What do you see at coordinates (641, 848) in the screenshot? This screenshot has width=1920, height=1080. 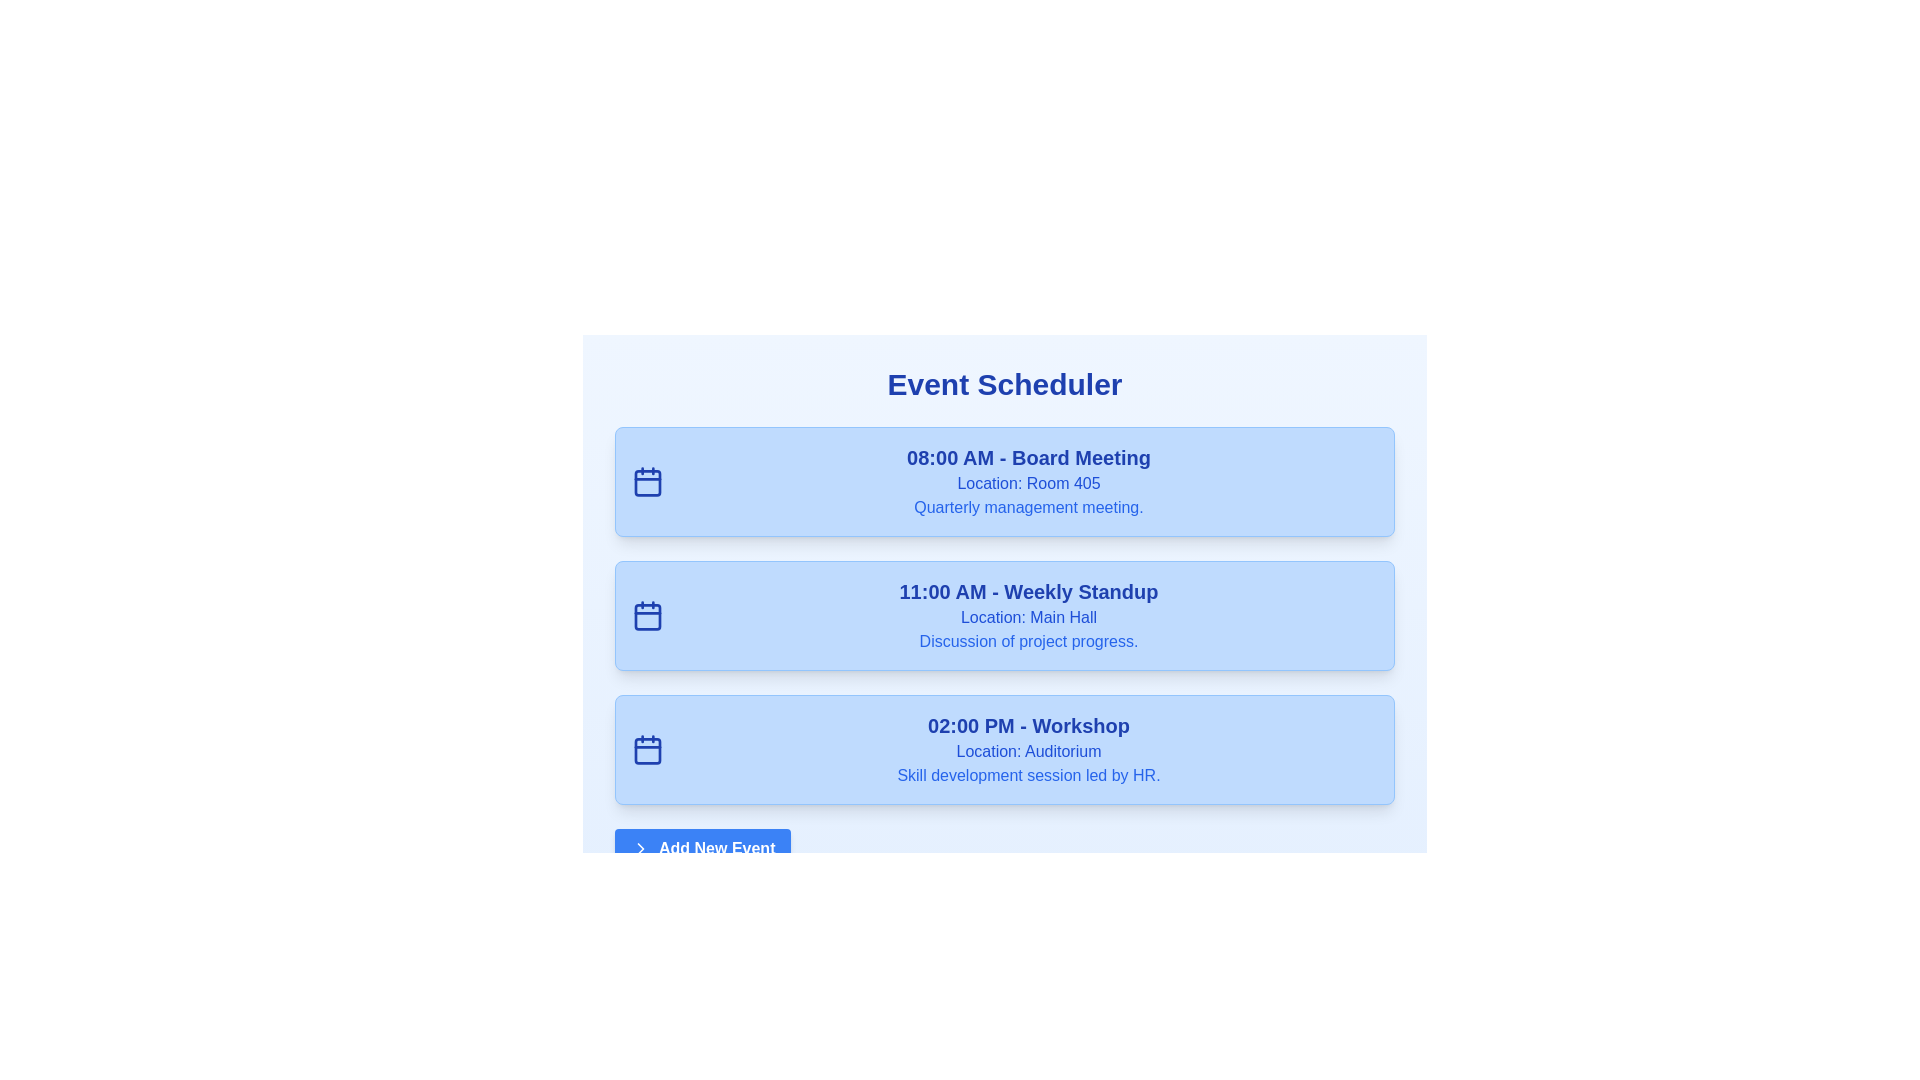 I see `the 'Add New Event' button which contains a left-aligned Chevron icon, indicating forward navigation` at bounding box center [641, 848].